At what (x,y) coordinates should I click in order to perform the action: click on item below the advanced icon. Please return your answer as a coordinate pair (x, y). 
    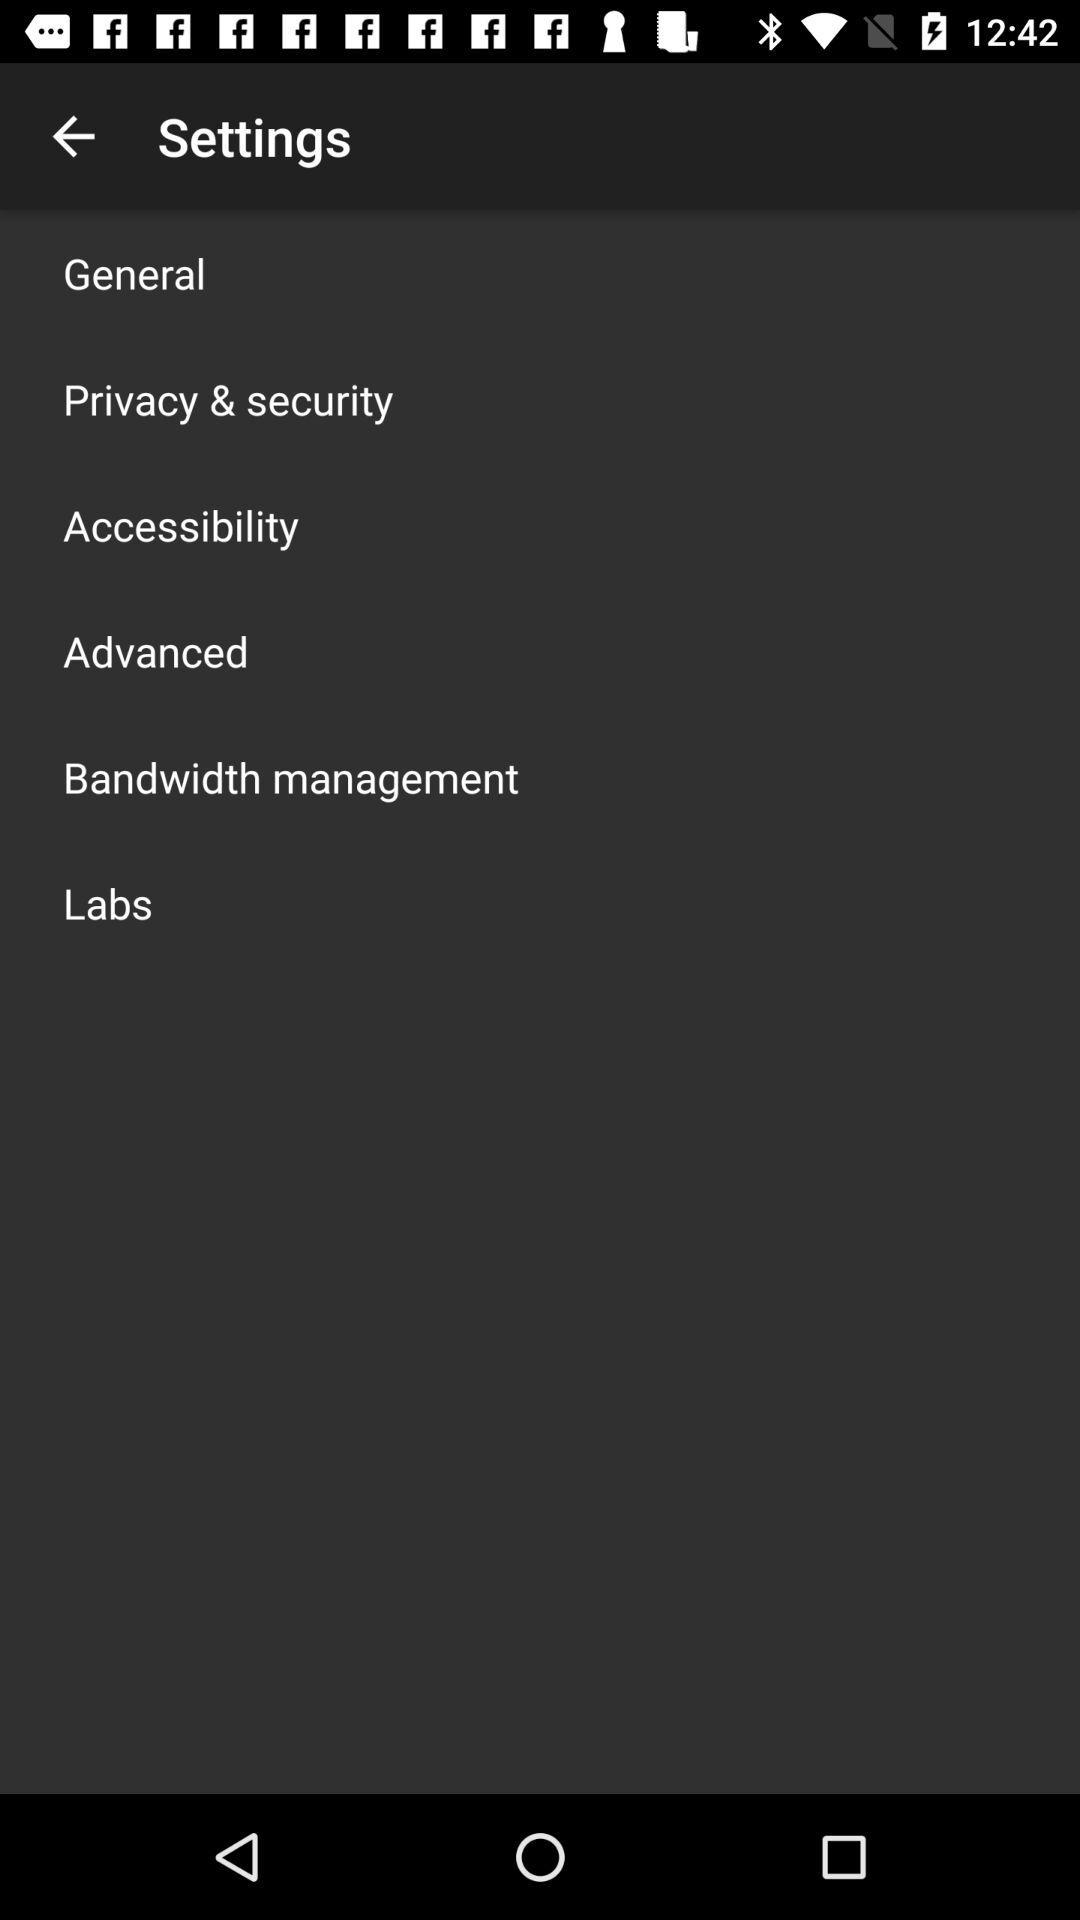
    Looking at the image, I should click on (290, 776).